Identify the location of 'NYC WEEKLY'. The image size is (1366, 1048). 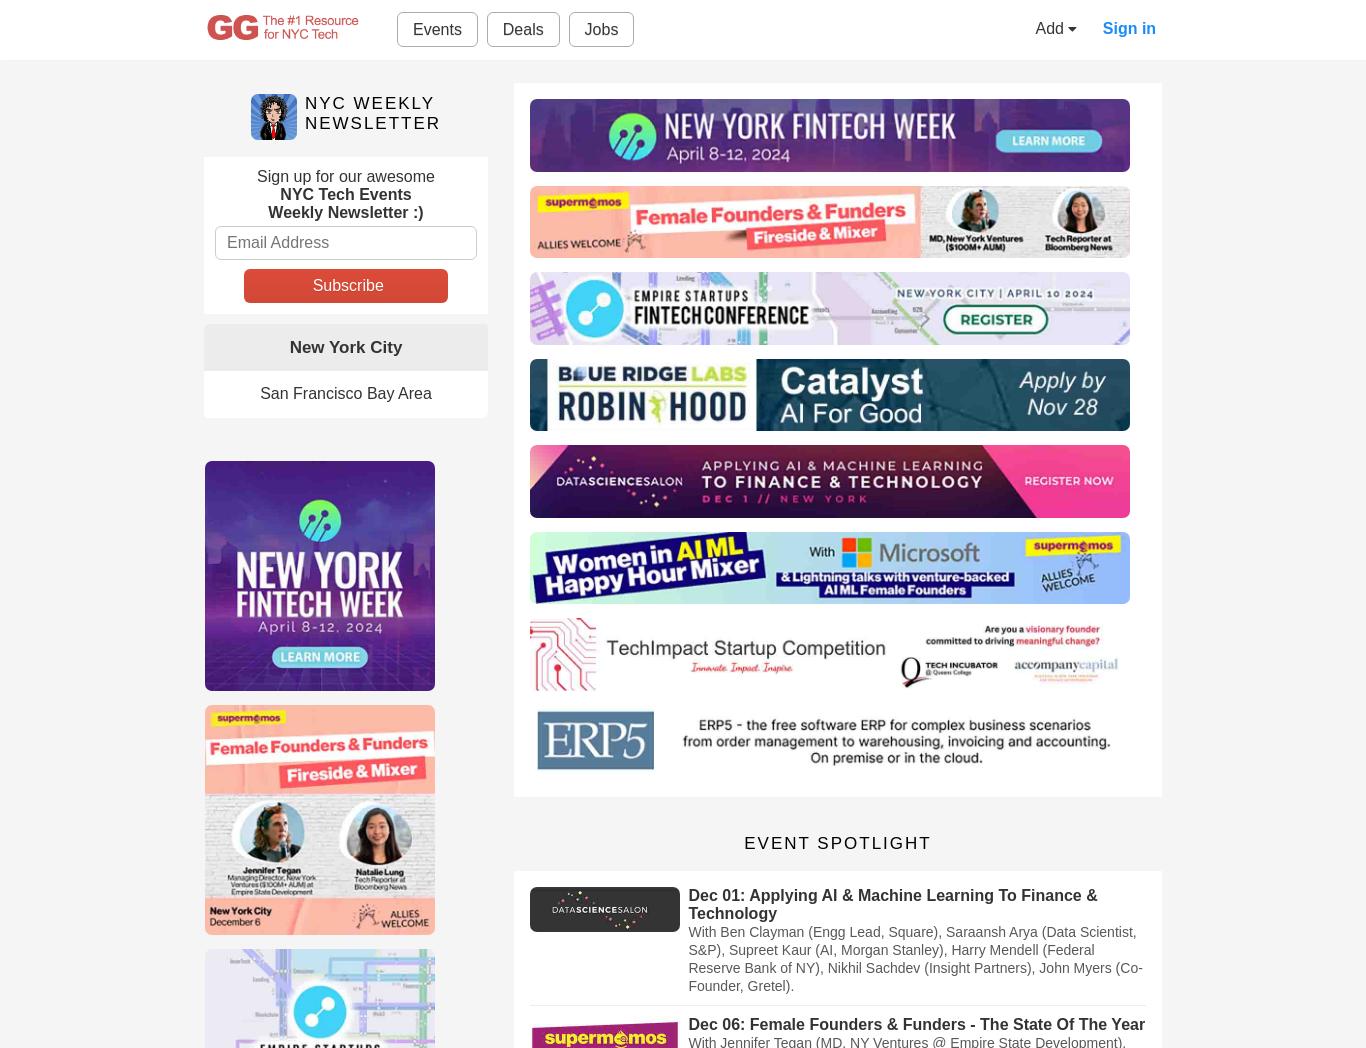
(368, 102).